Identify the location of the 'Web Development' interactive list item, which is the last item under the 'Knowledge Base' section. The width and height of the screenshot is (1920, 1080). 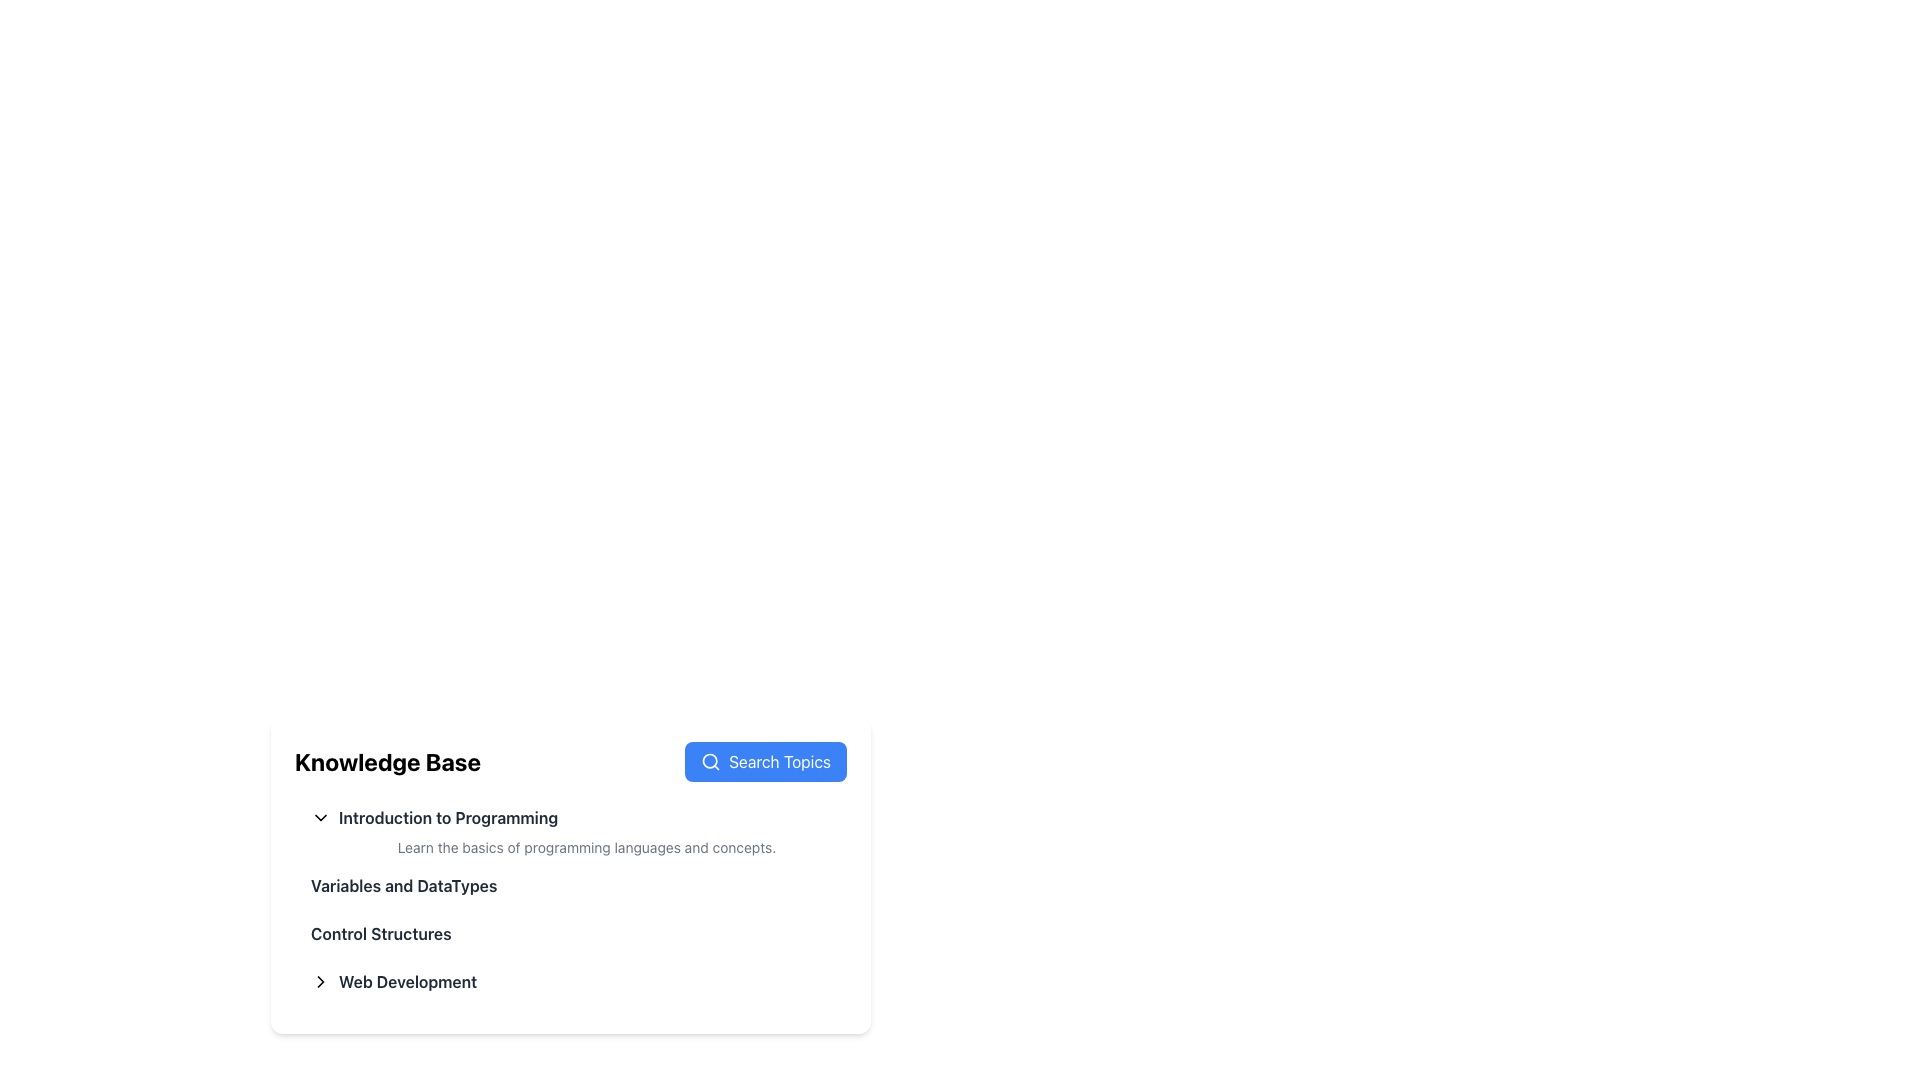
(570, 981).